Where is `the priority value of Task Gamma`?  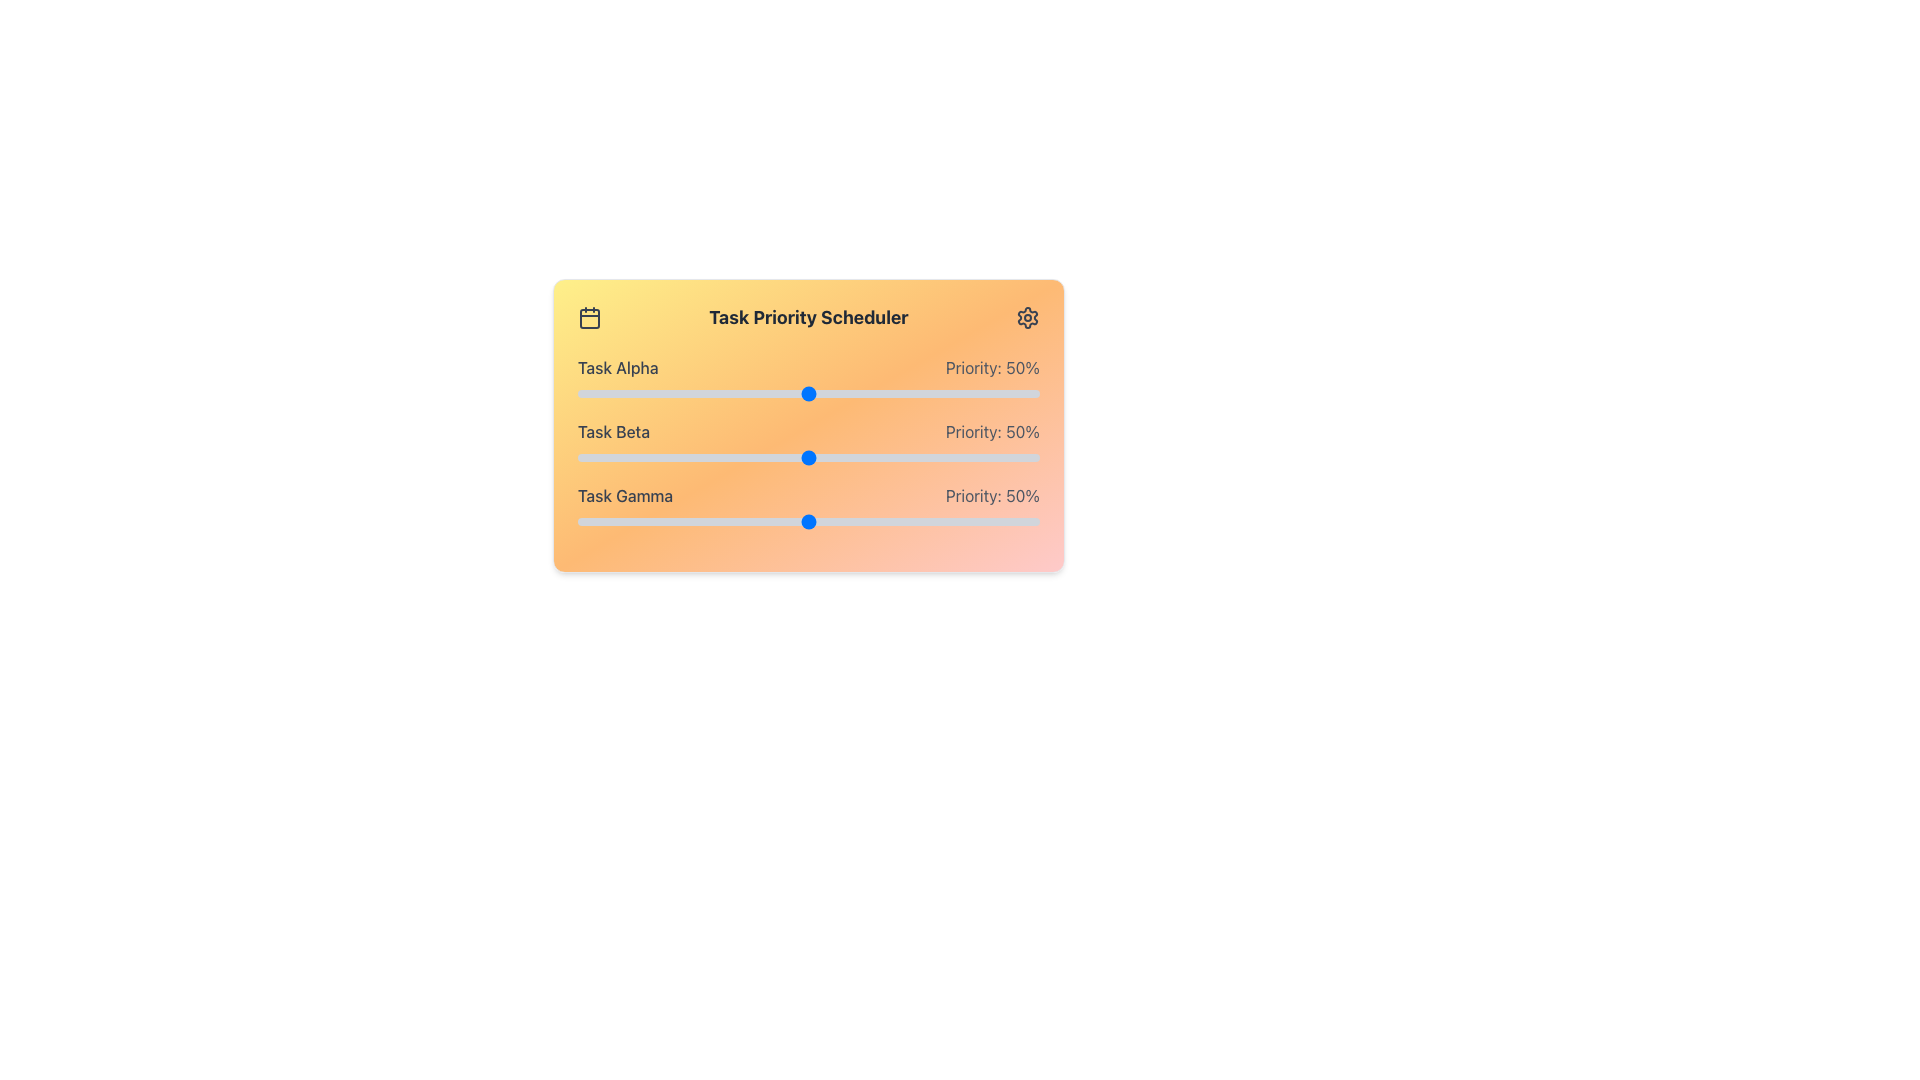
the priority value of Task Gamma is located at coordinates (931, 495).